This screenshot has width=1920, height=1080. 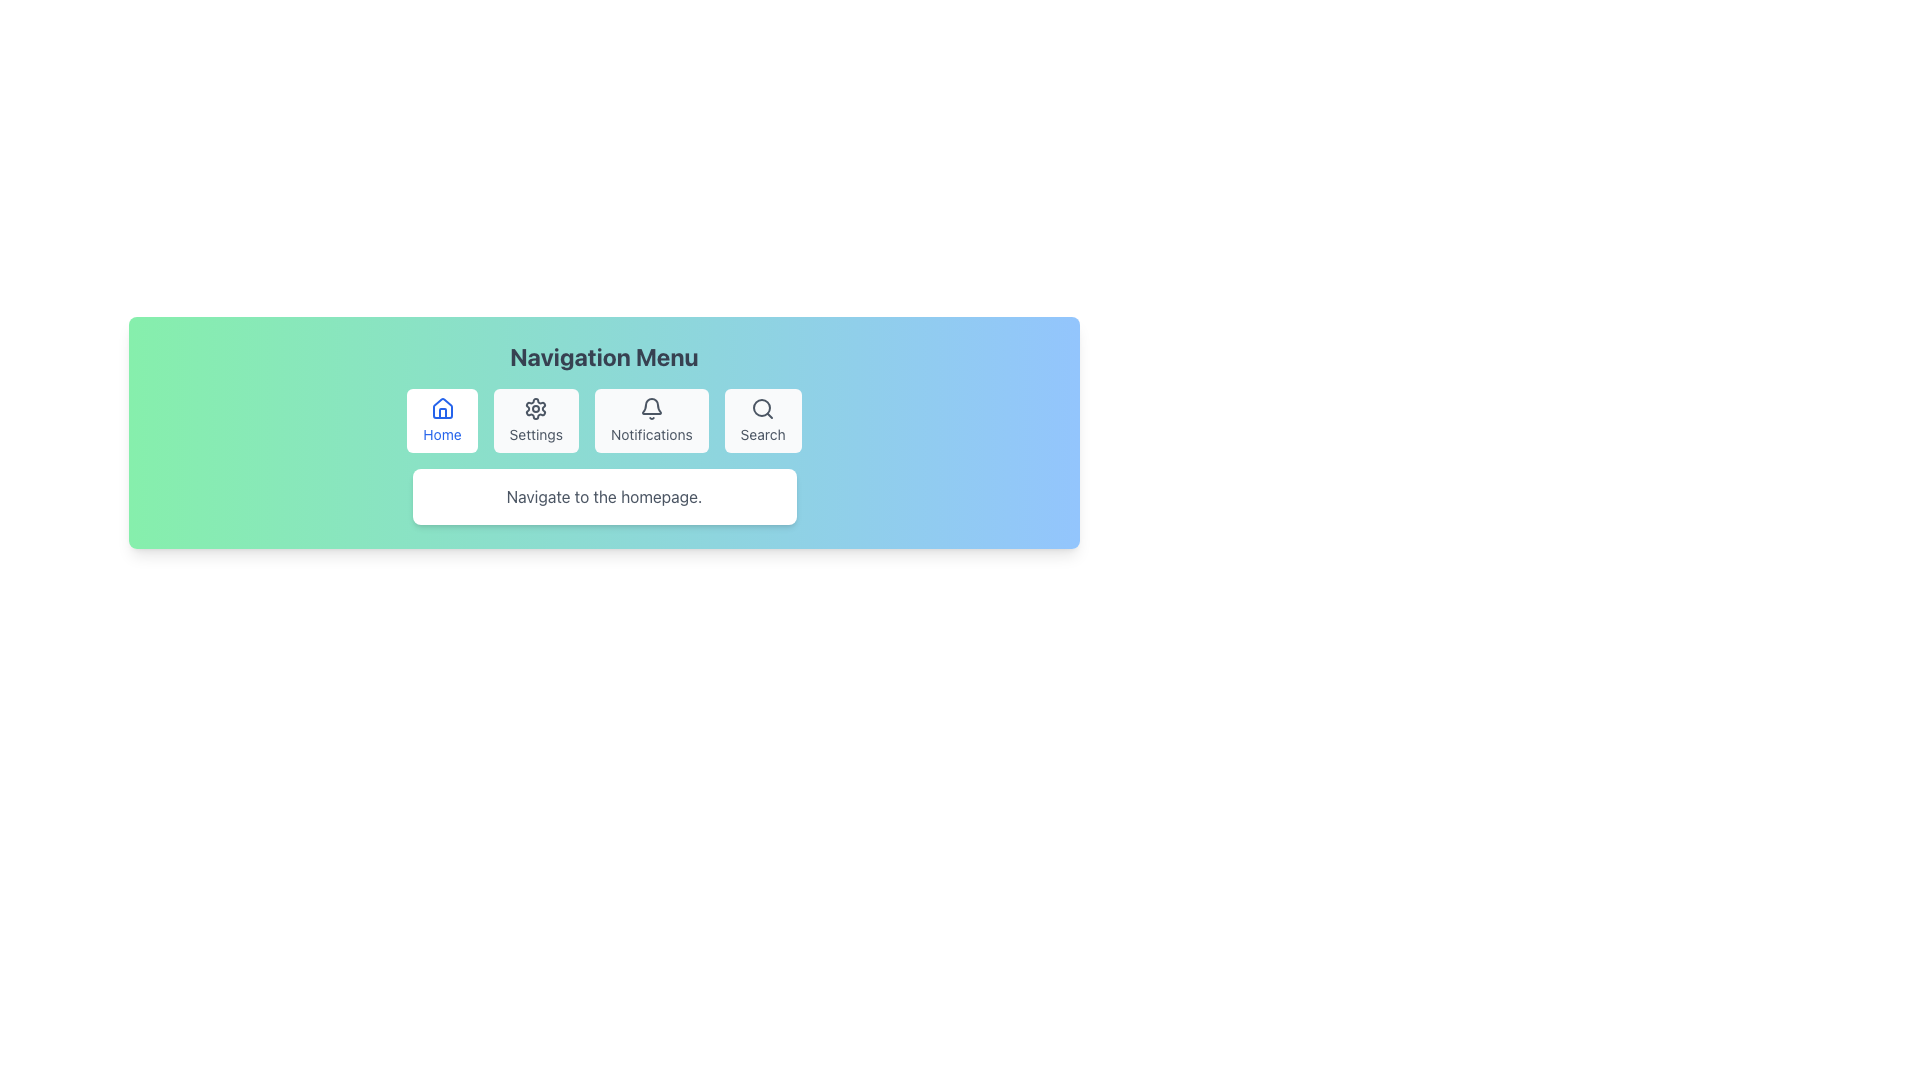 I want to click on the home icon located in the top-left segment of the navigation menu, so click(x=441, y=407).